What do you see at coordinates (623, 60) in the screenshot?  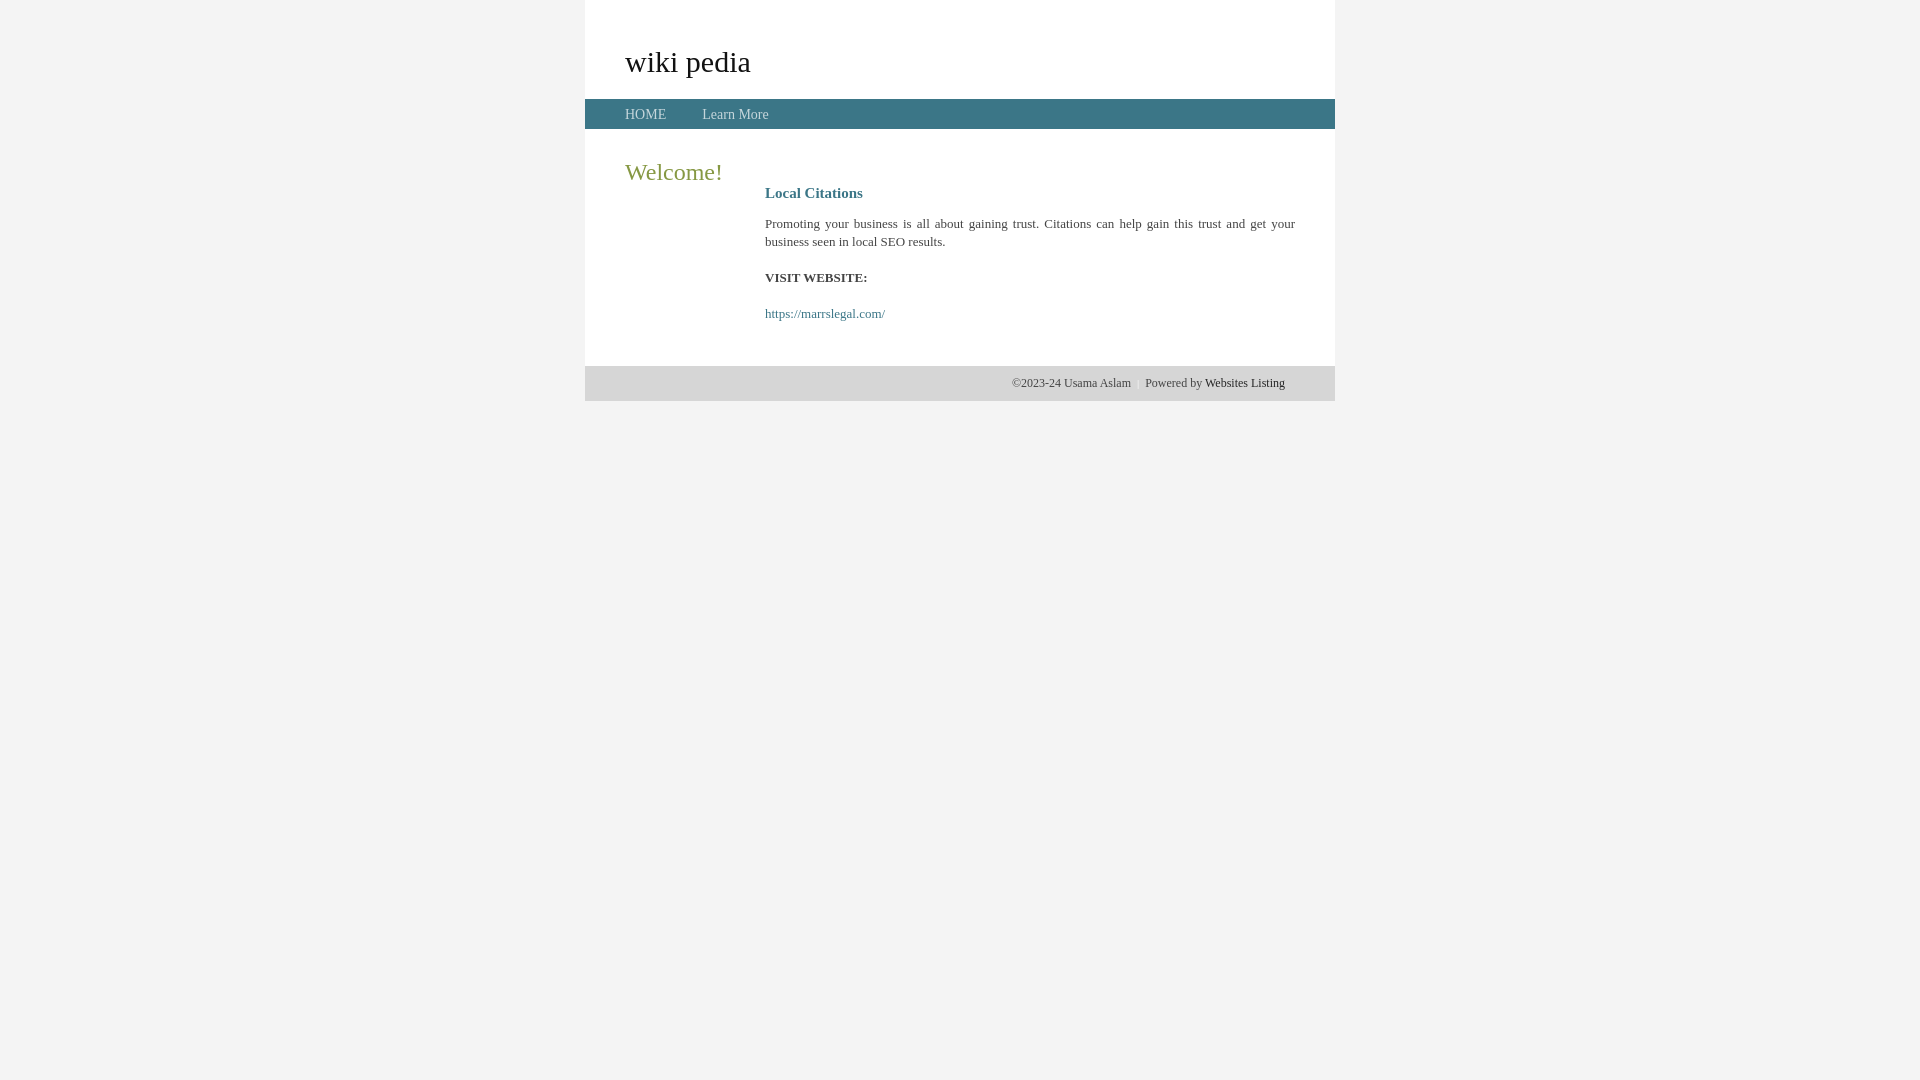 I see `'wiki pedia'` at bounding box center [623, 60].